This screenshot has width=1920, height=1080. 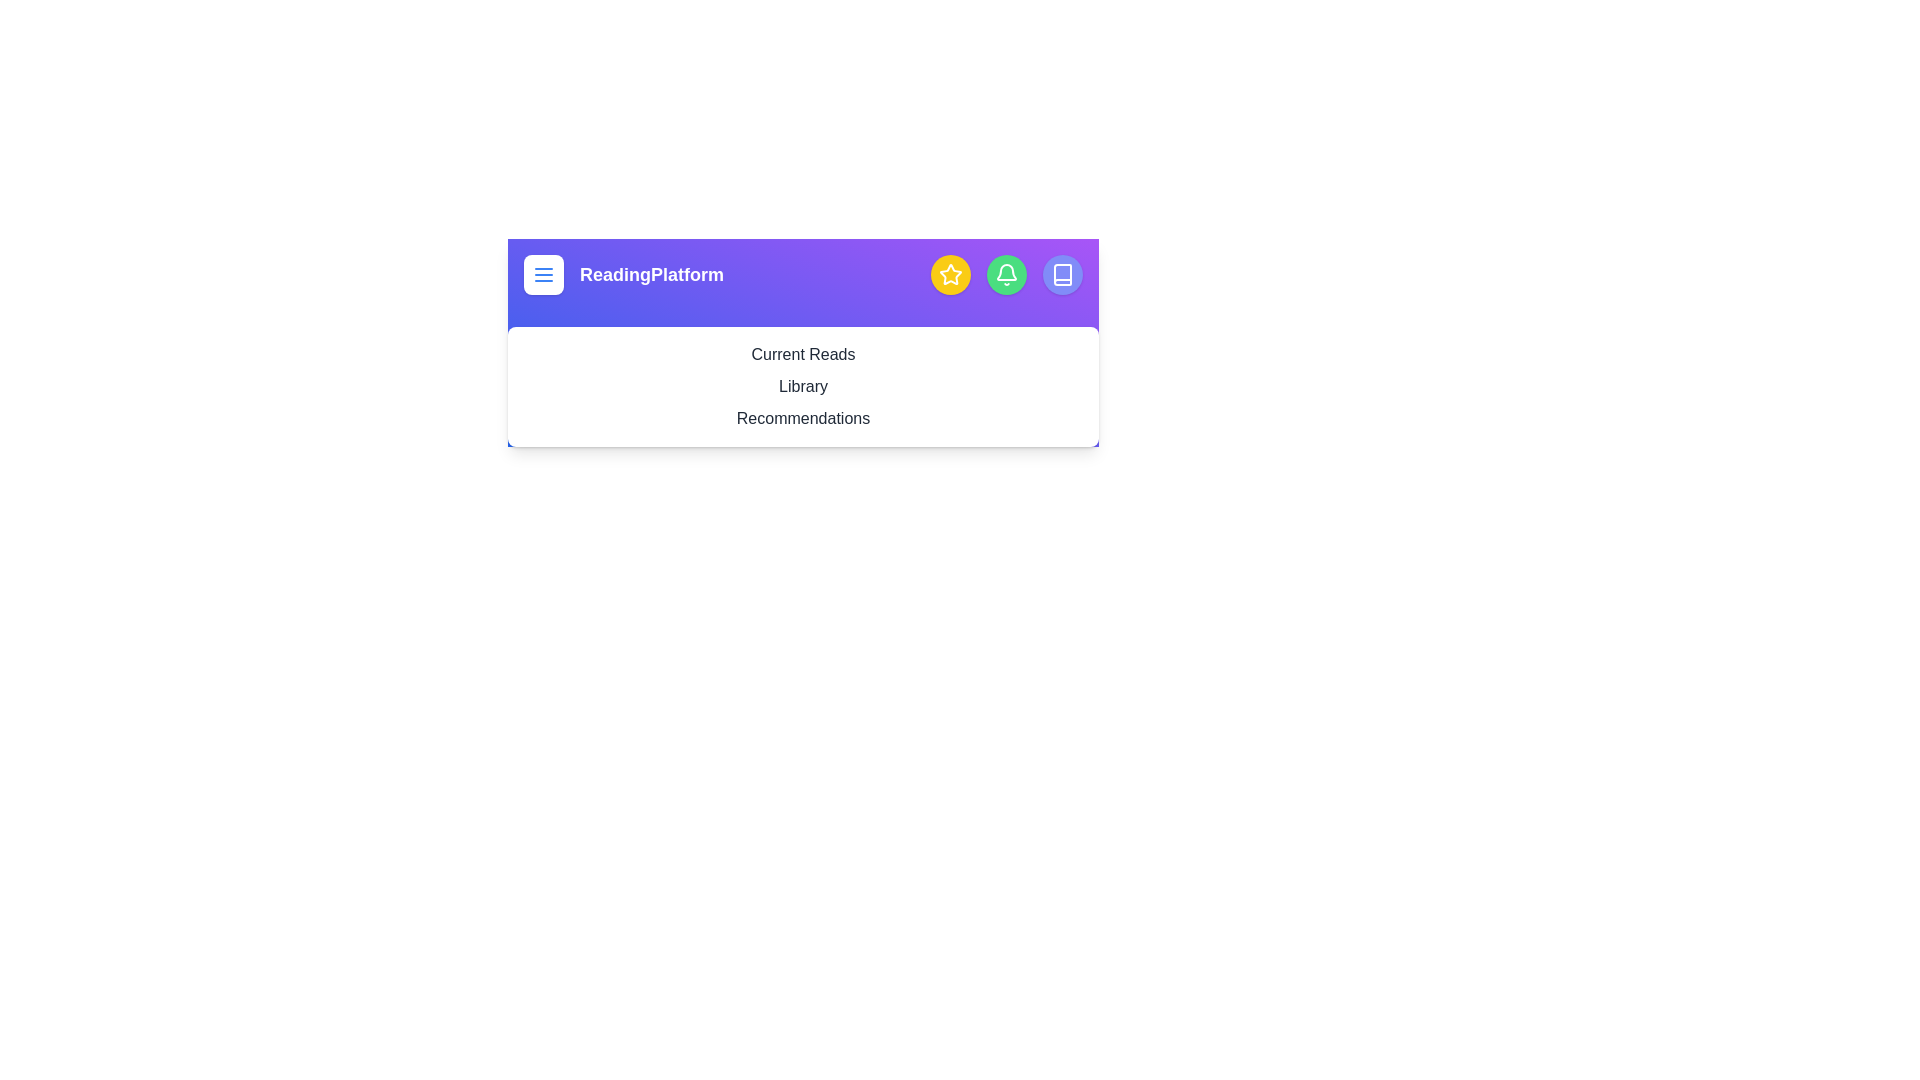 I want to click on the star button to mark the item as a favorite, so click(x=949, y=274).